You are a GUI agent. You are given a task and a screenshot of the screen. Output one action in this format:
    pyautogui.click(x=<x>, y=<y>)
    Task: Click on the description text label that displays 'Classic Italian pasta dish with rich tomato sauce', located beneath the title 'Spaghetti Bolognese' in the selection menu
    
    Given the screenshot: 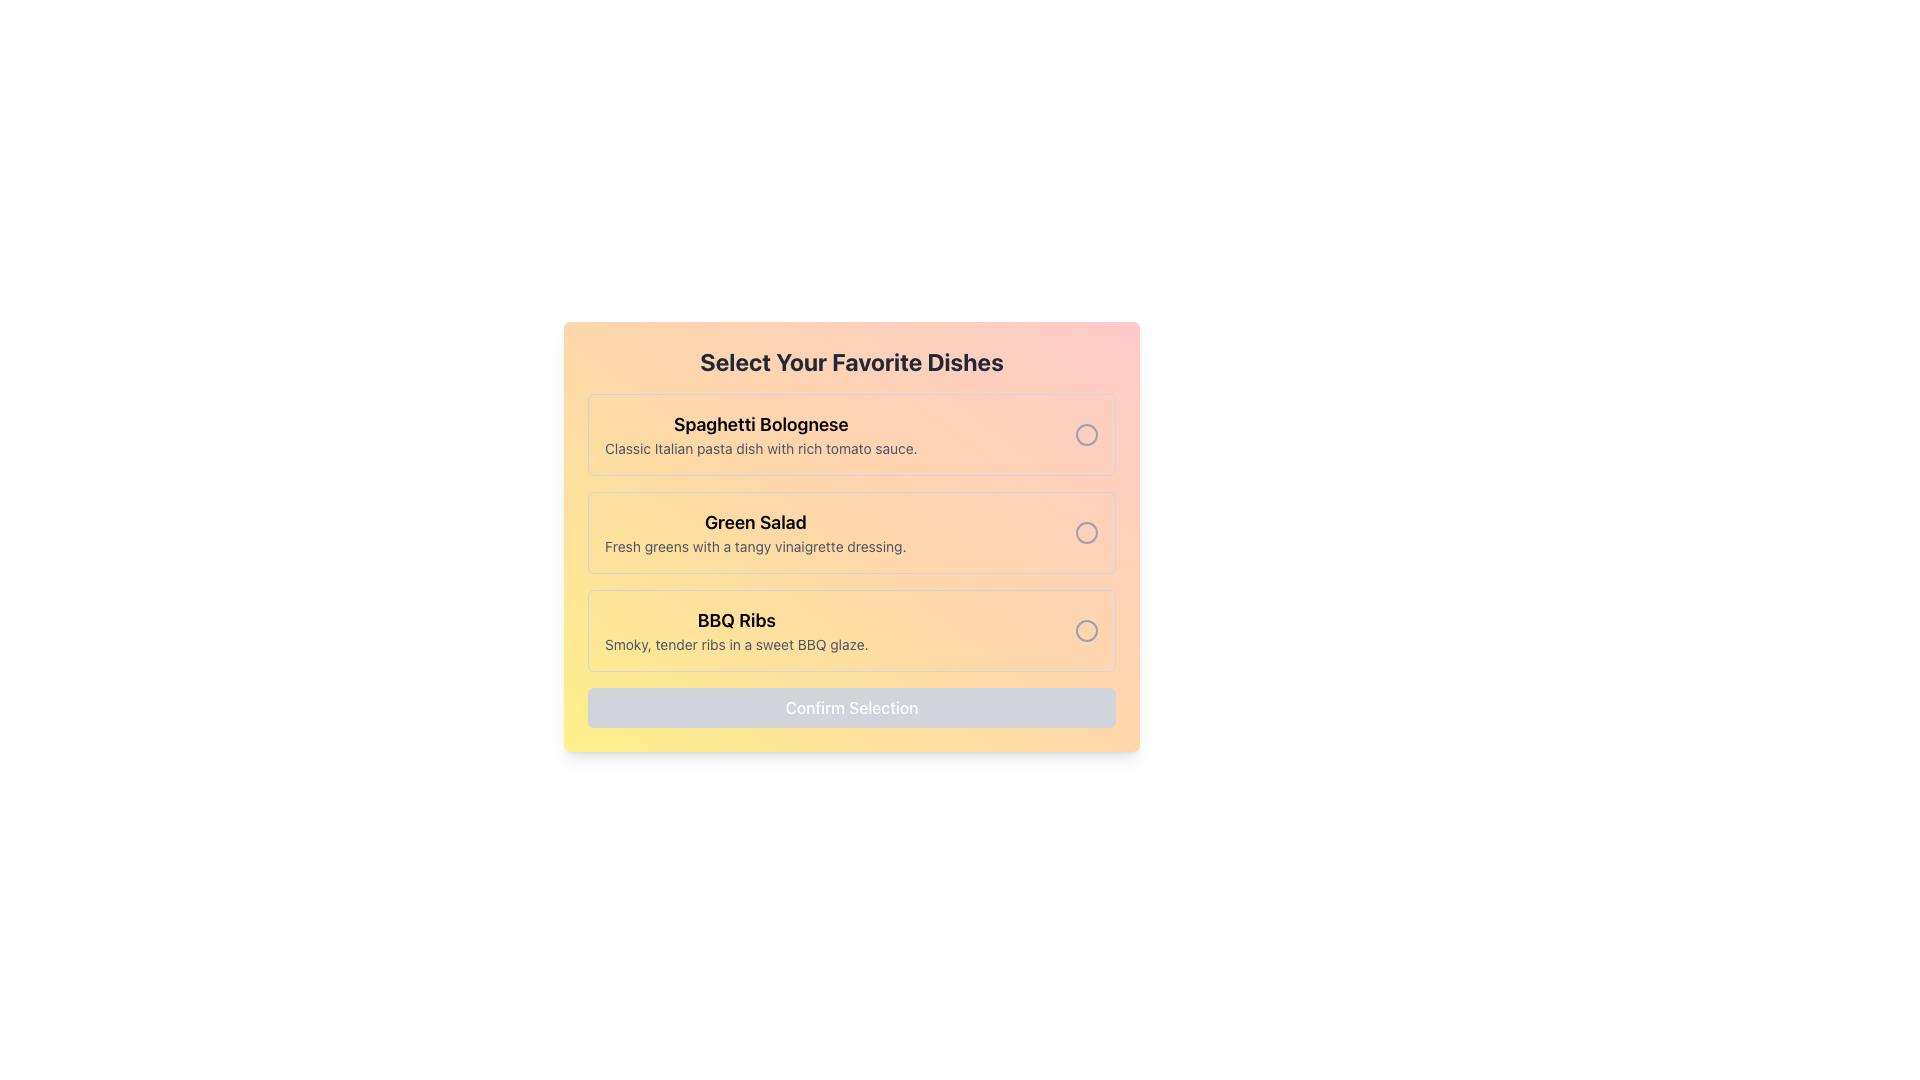 What is the action you would take?
    pyautogui.click(x=760, y=447)
    